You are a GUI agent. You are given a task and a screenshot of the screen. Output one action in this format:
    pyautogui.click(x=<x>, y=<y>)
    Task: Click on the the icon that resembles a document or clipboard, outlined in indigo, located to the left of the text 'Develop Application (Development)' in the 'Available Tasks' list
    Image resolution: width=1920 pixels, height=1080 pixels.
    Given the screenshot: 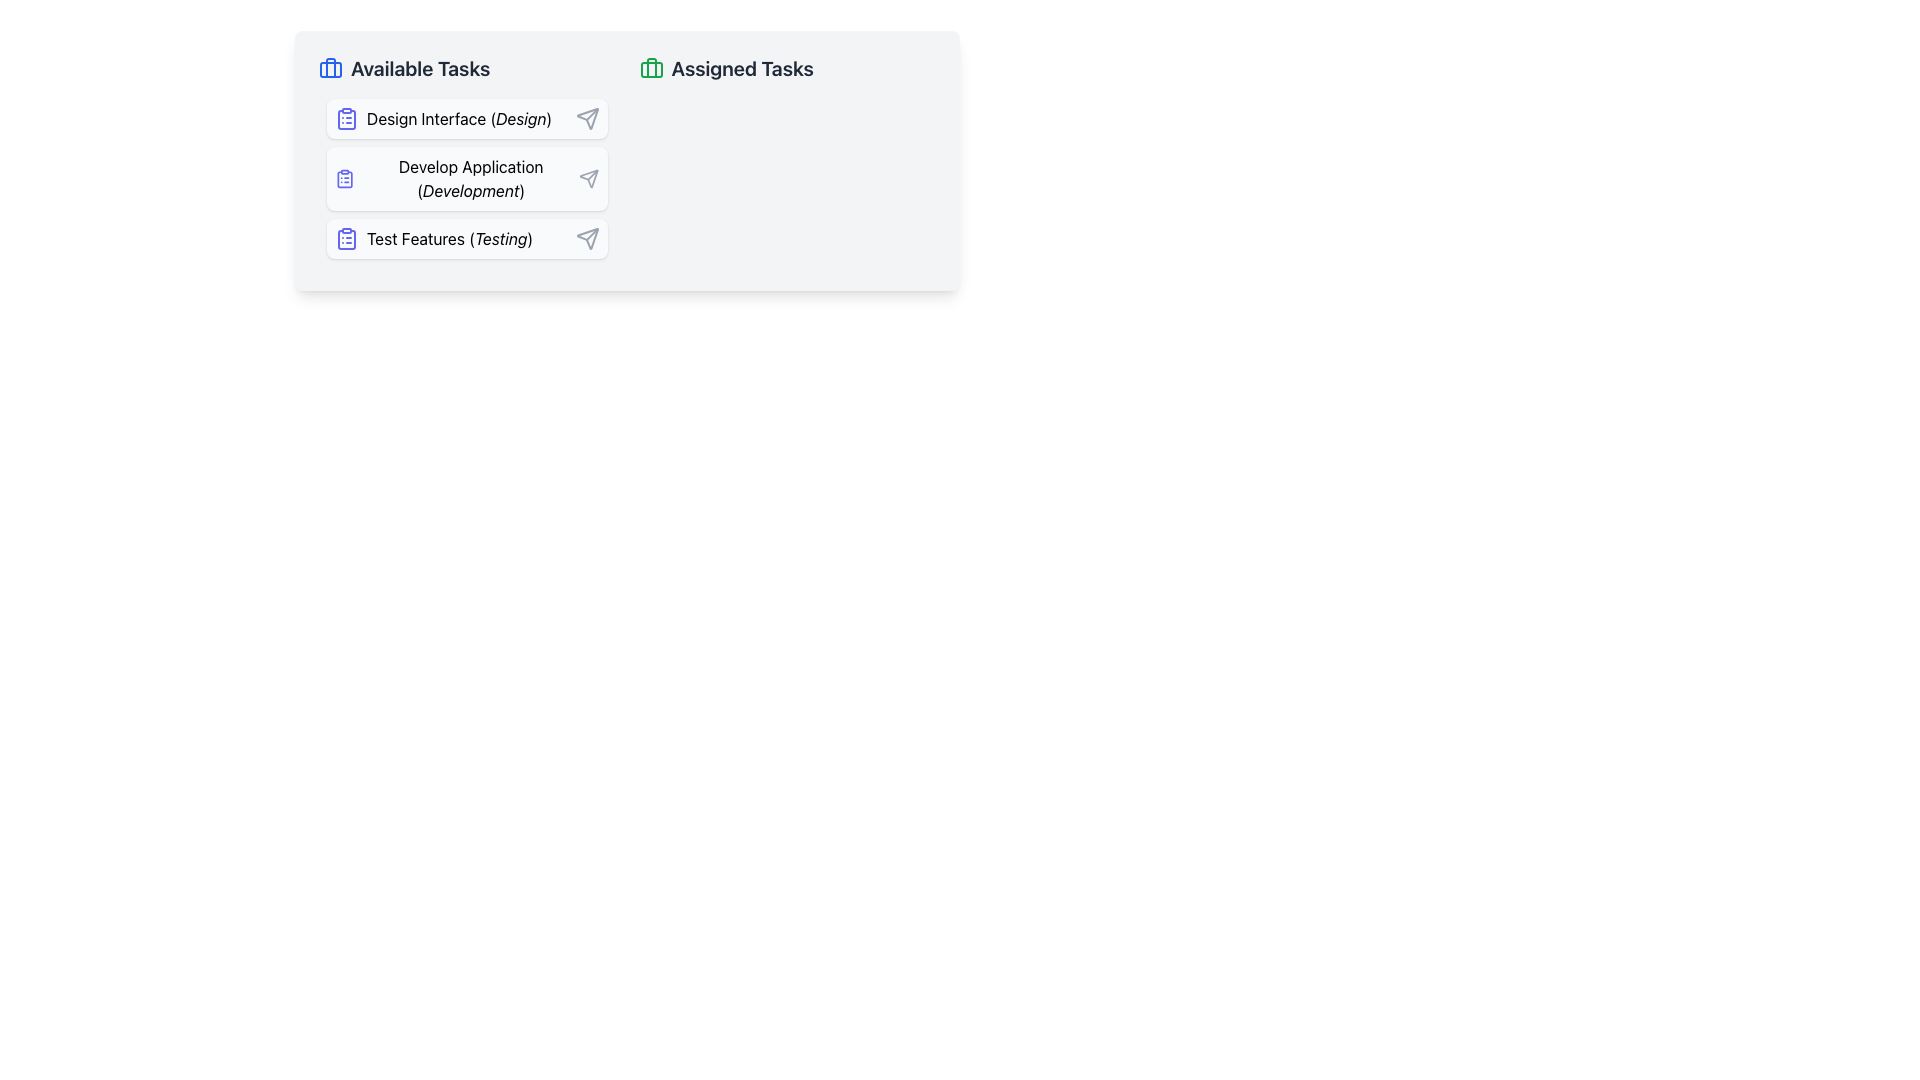 What is the action you would take?
    pyautogui.click(x=345, y=177)
    